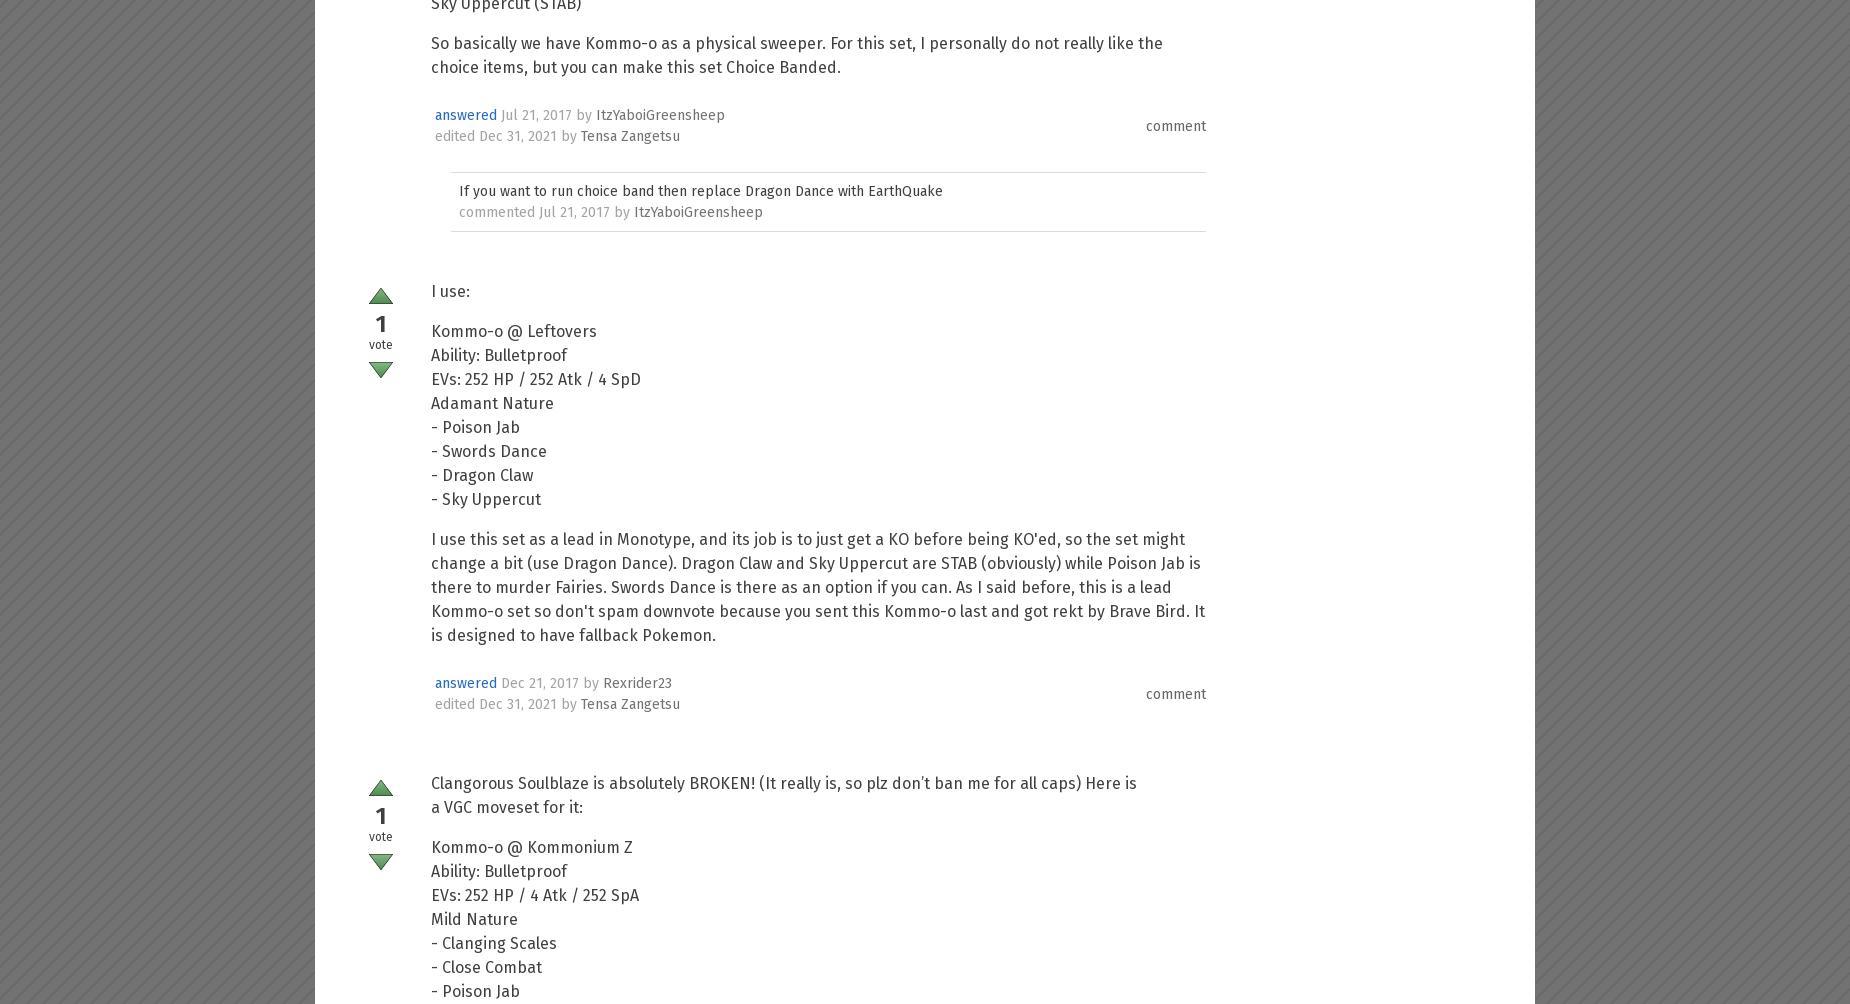 The image size is (1850, 1004). Describe the element at coordinates (474, 918) in the screenshot. I see `'Mild Nature'` at that location.